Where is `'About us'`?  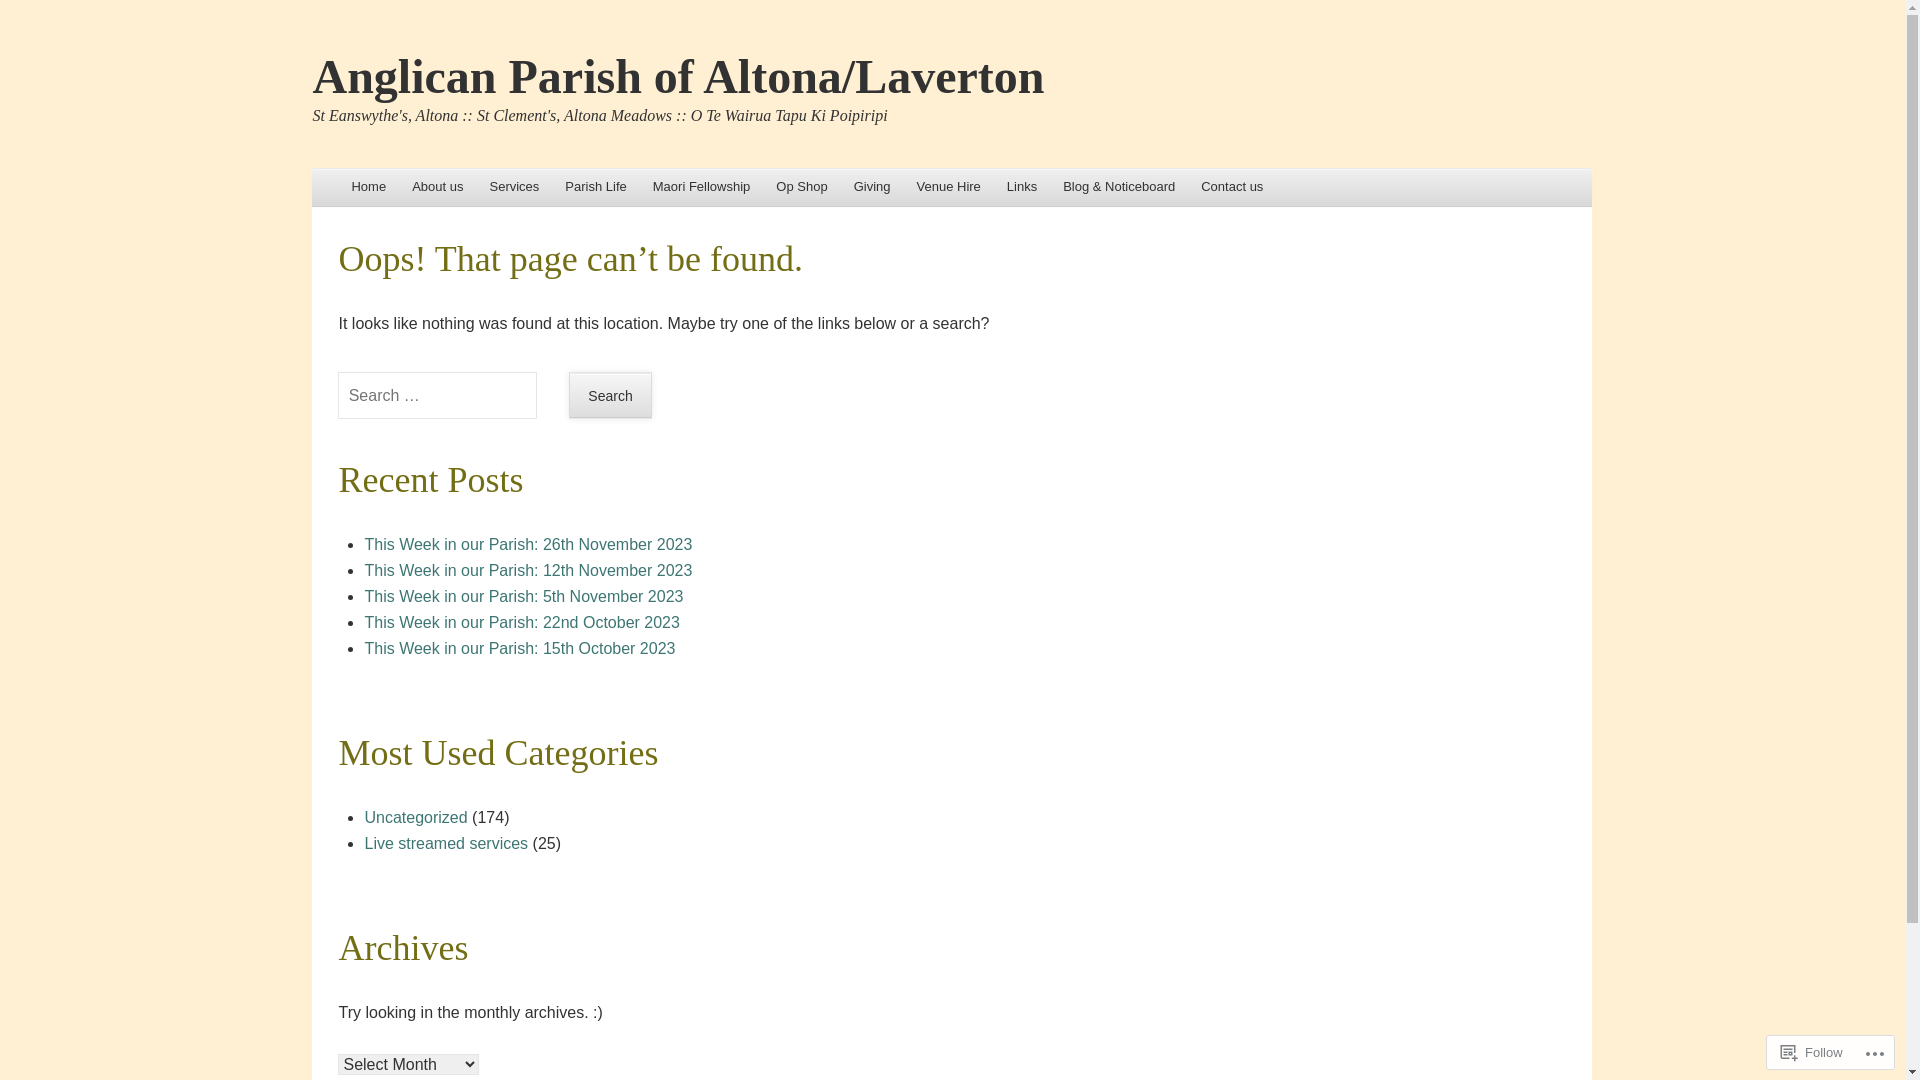
'About us' is located at coordinates (436, 187).